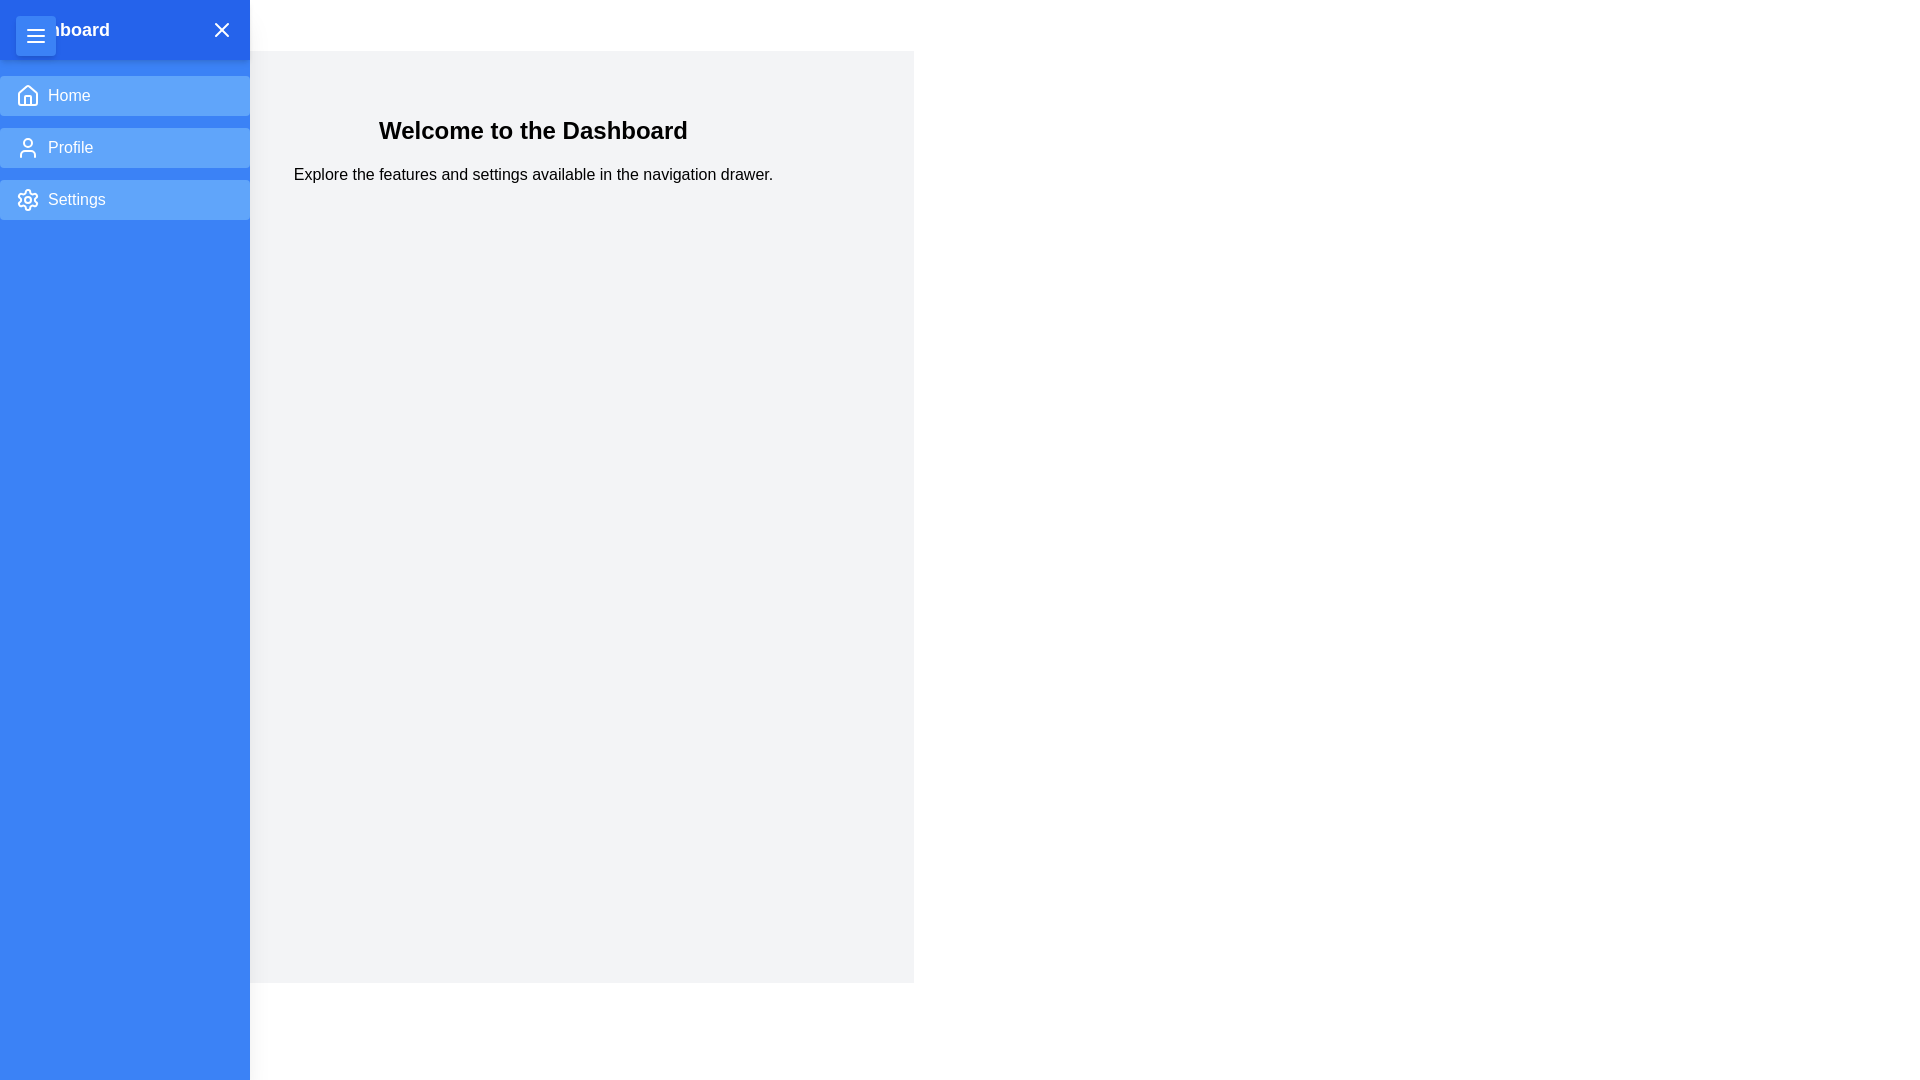 This screenshot has height=1080, width=1920. What do you see at coordinates (221, 30) in the screenshot?
I see `the close button located at the top-right corner of the blue navigation header bar` at bounding box center [221, 30].